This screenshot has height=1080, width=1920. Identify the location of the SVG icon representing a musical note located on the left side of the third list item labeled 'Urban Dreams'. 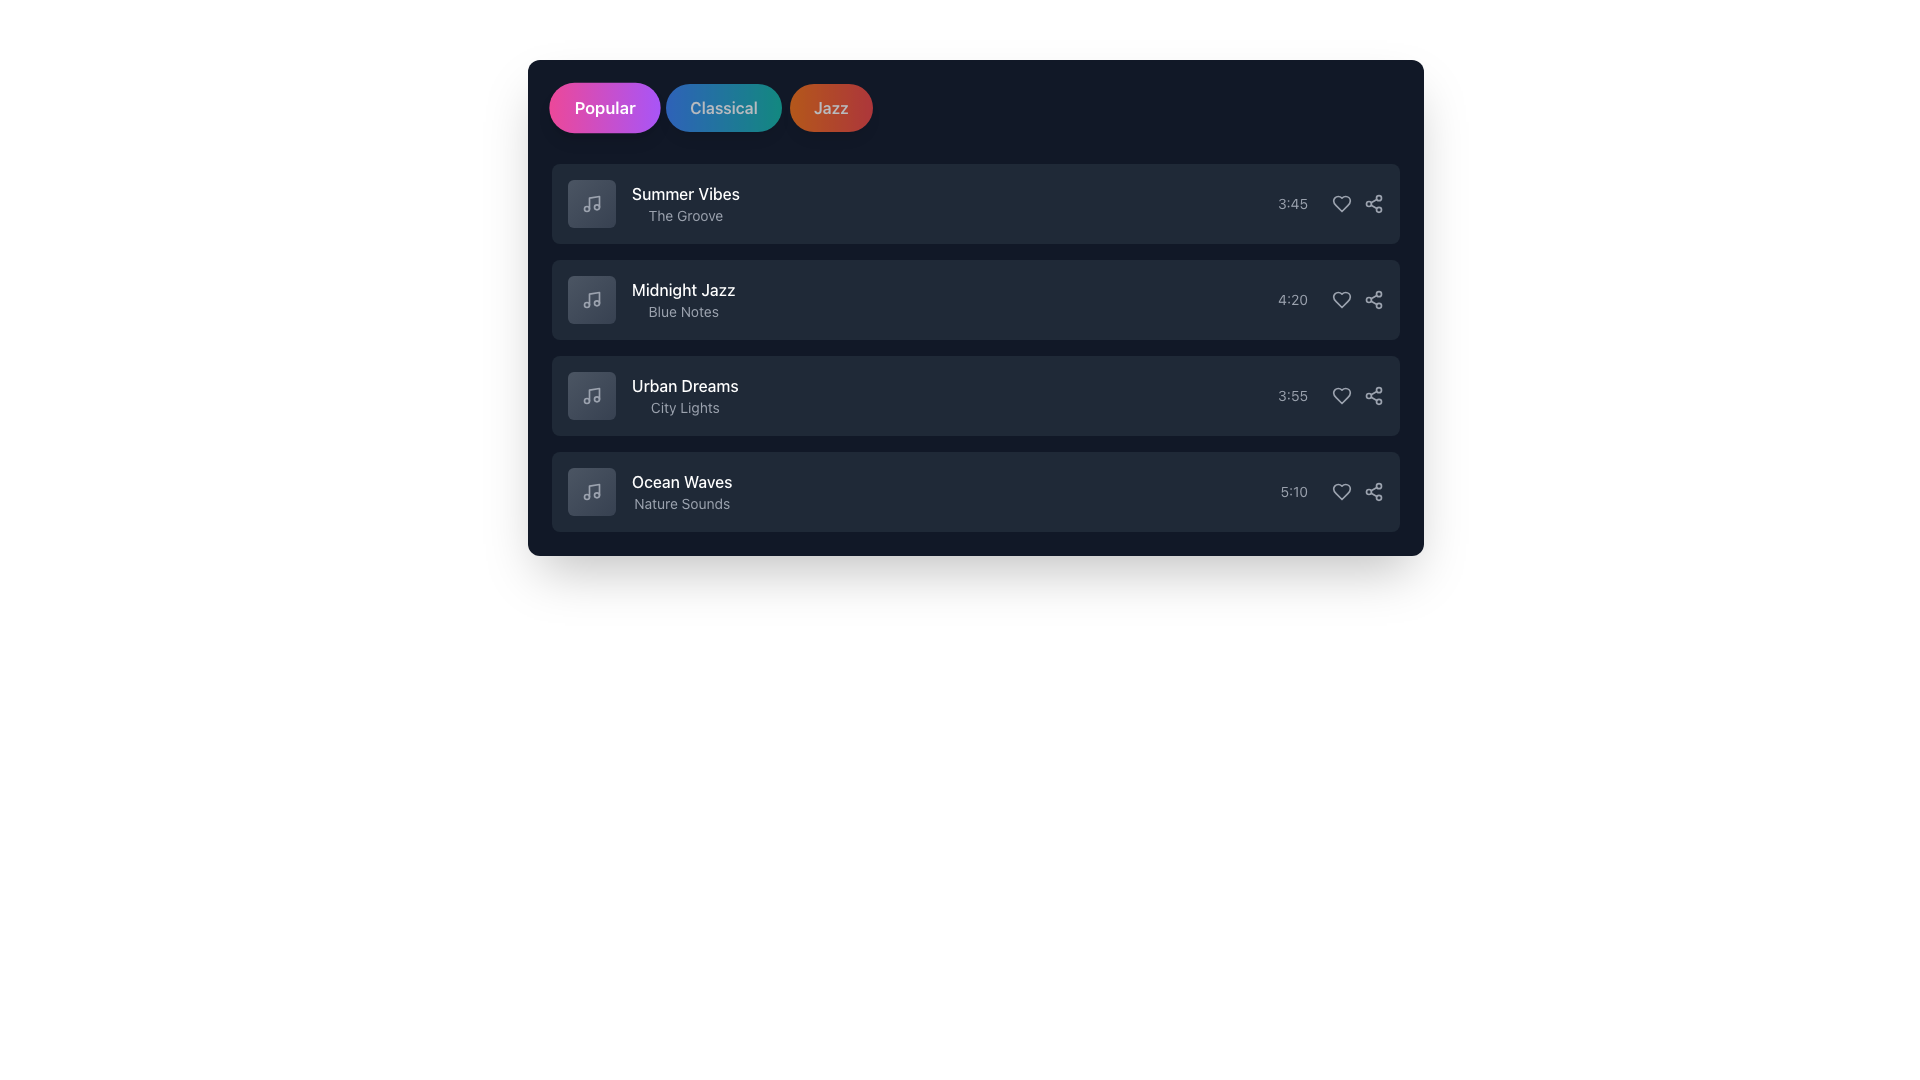
(590, 396).